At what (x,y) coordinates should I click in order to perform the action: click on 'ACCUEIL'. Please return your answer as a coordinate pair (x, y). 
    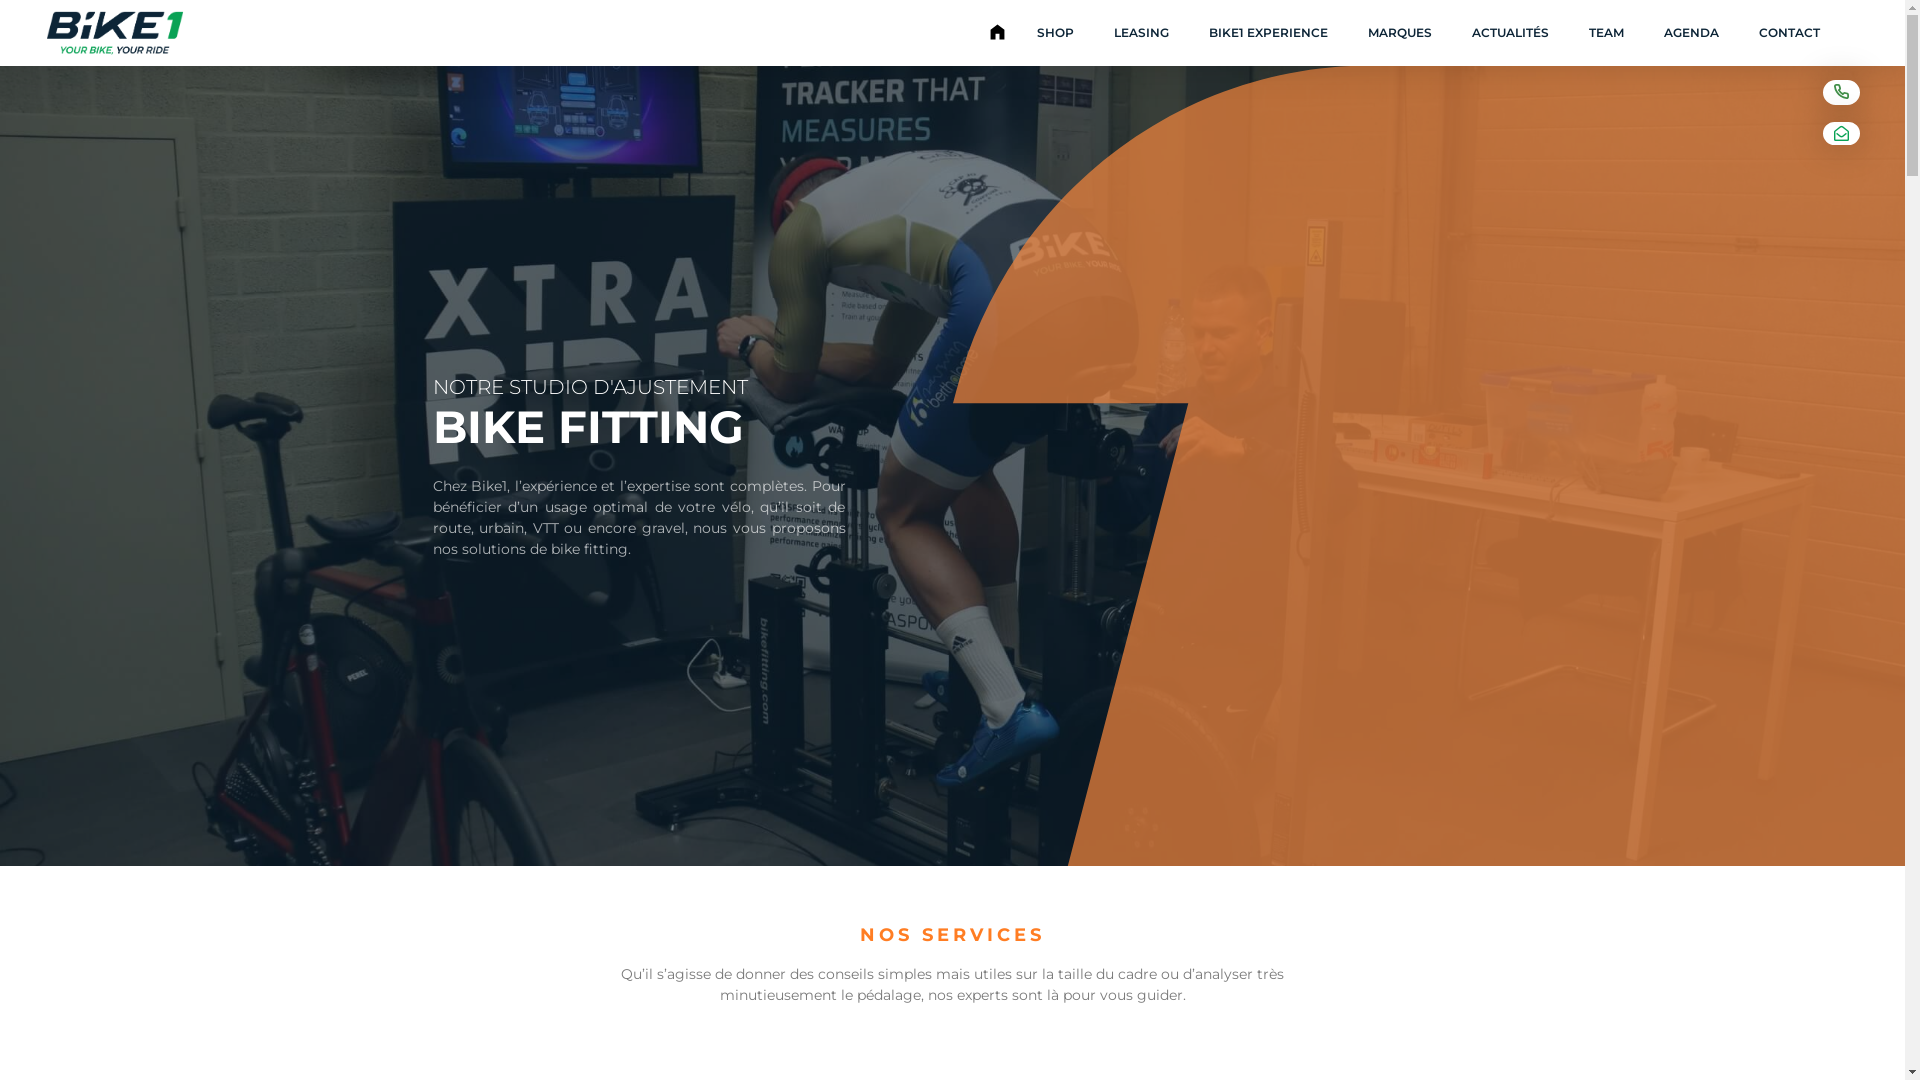
    Looking at the image, I should click on (997, 33).